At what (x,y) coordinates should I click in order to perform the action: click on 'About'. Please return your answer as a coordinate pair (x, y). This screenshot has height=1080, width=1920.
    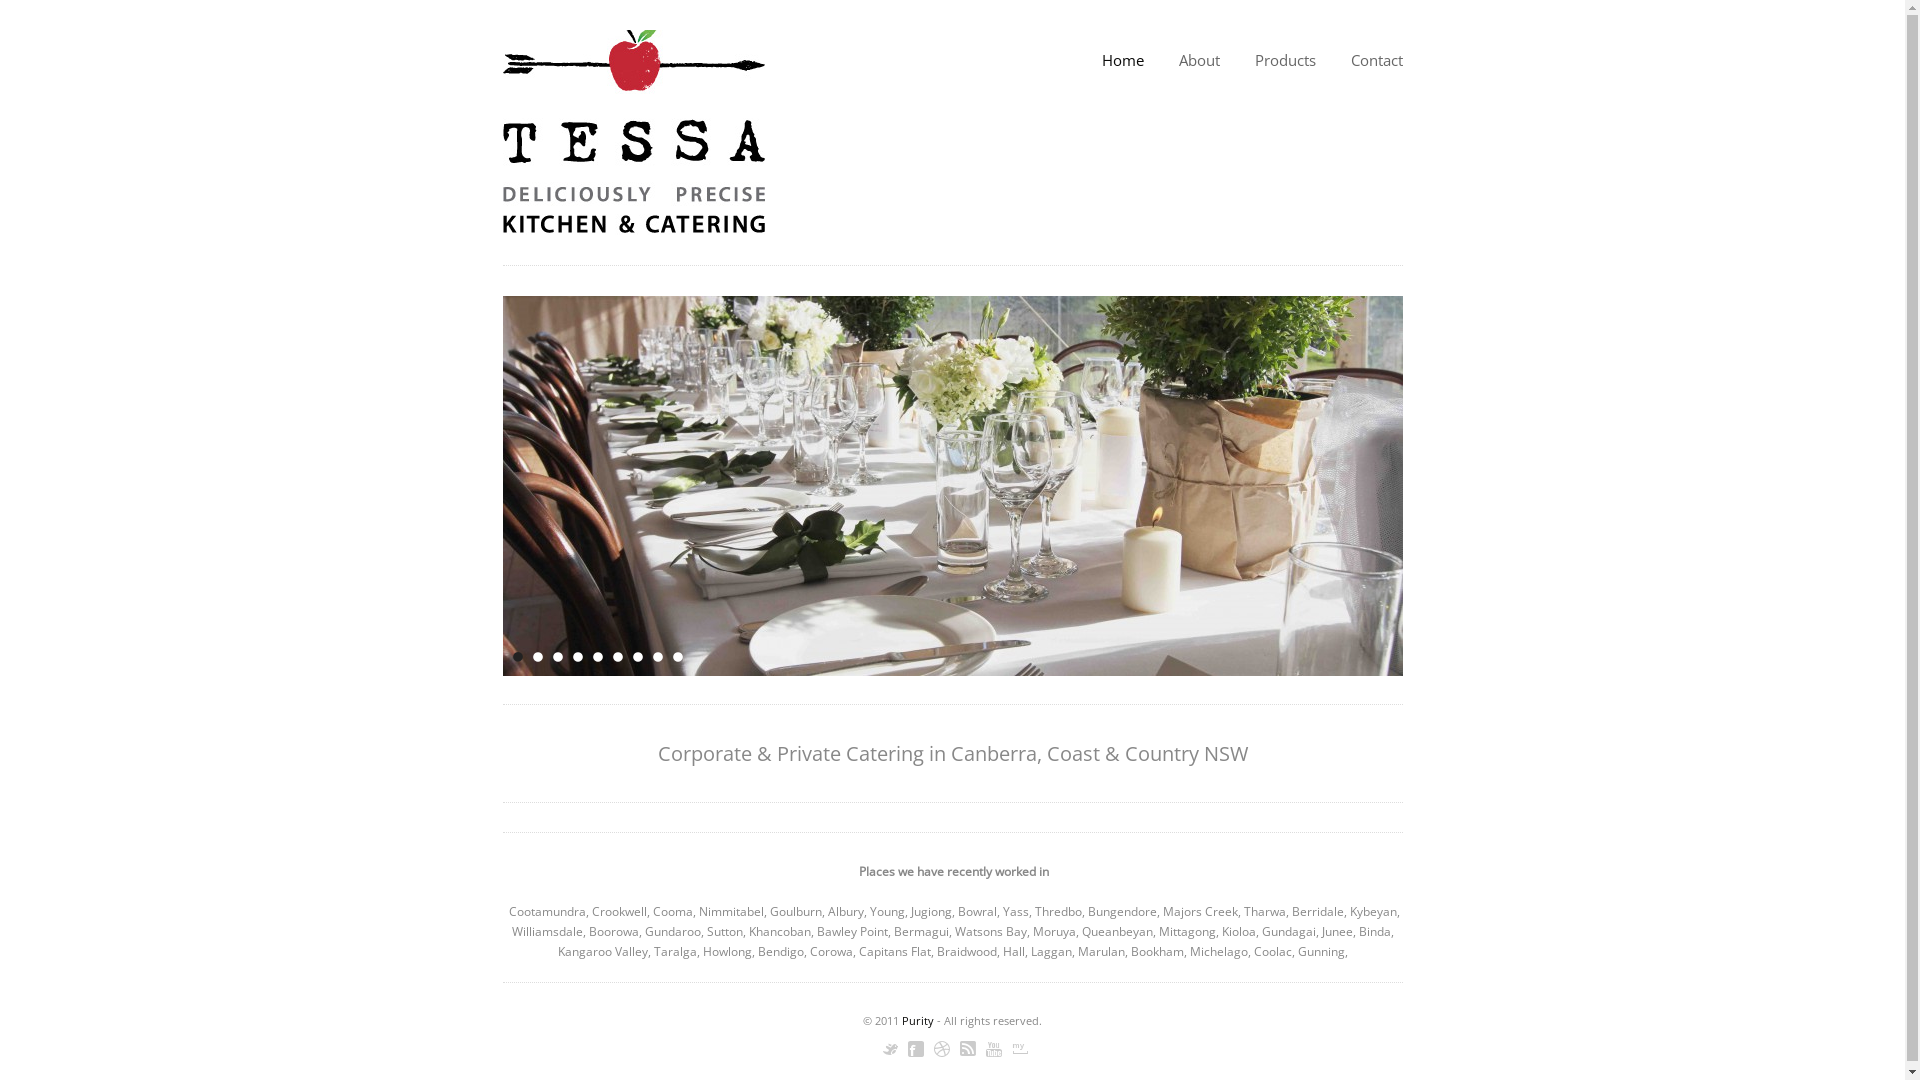
    Looking at the image, I should click on (1198, 59).